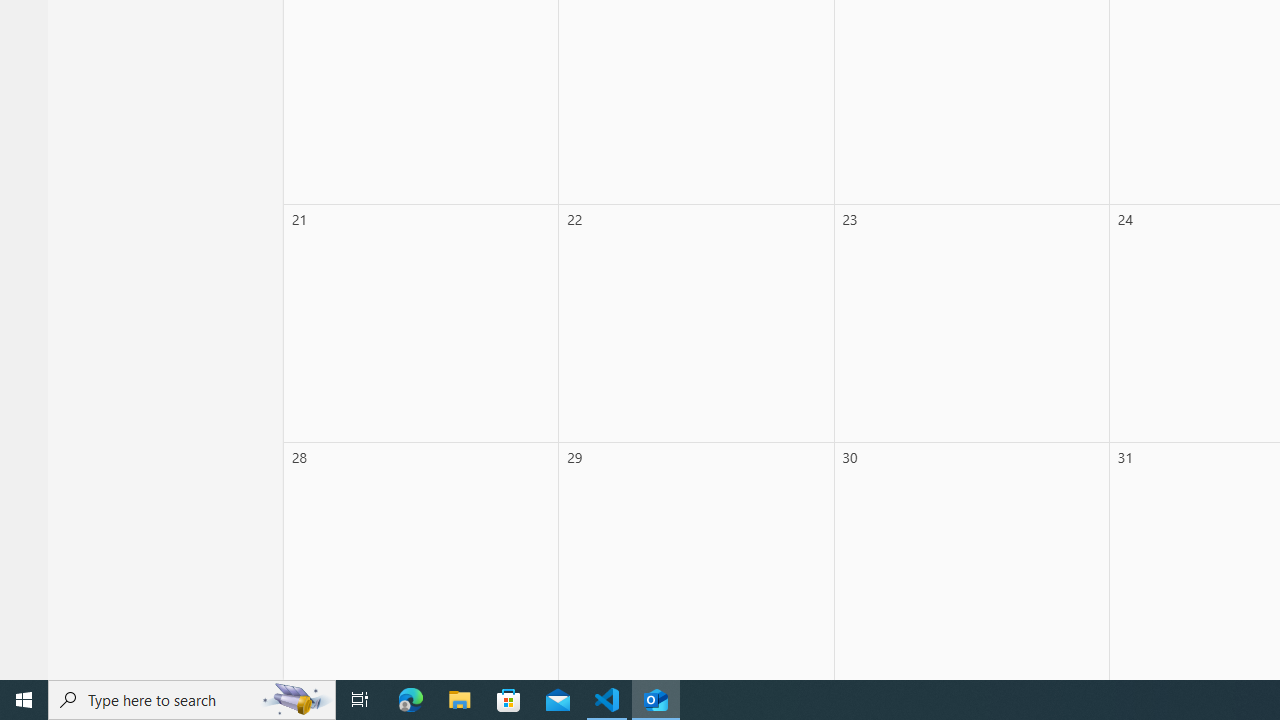 Image resolution: width=1280 pixels, height=720 pixels. Describe the element at coordinates (656, 698) in the screenshot. I see `'Outlook (new) - 1 running window'` at that location.